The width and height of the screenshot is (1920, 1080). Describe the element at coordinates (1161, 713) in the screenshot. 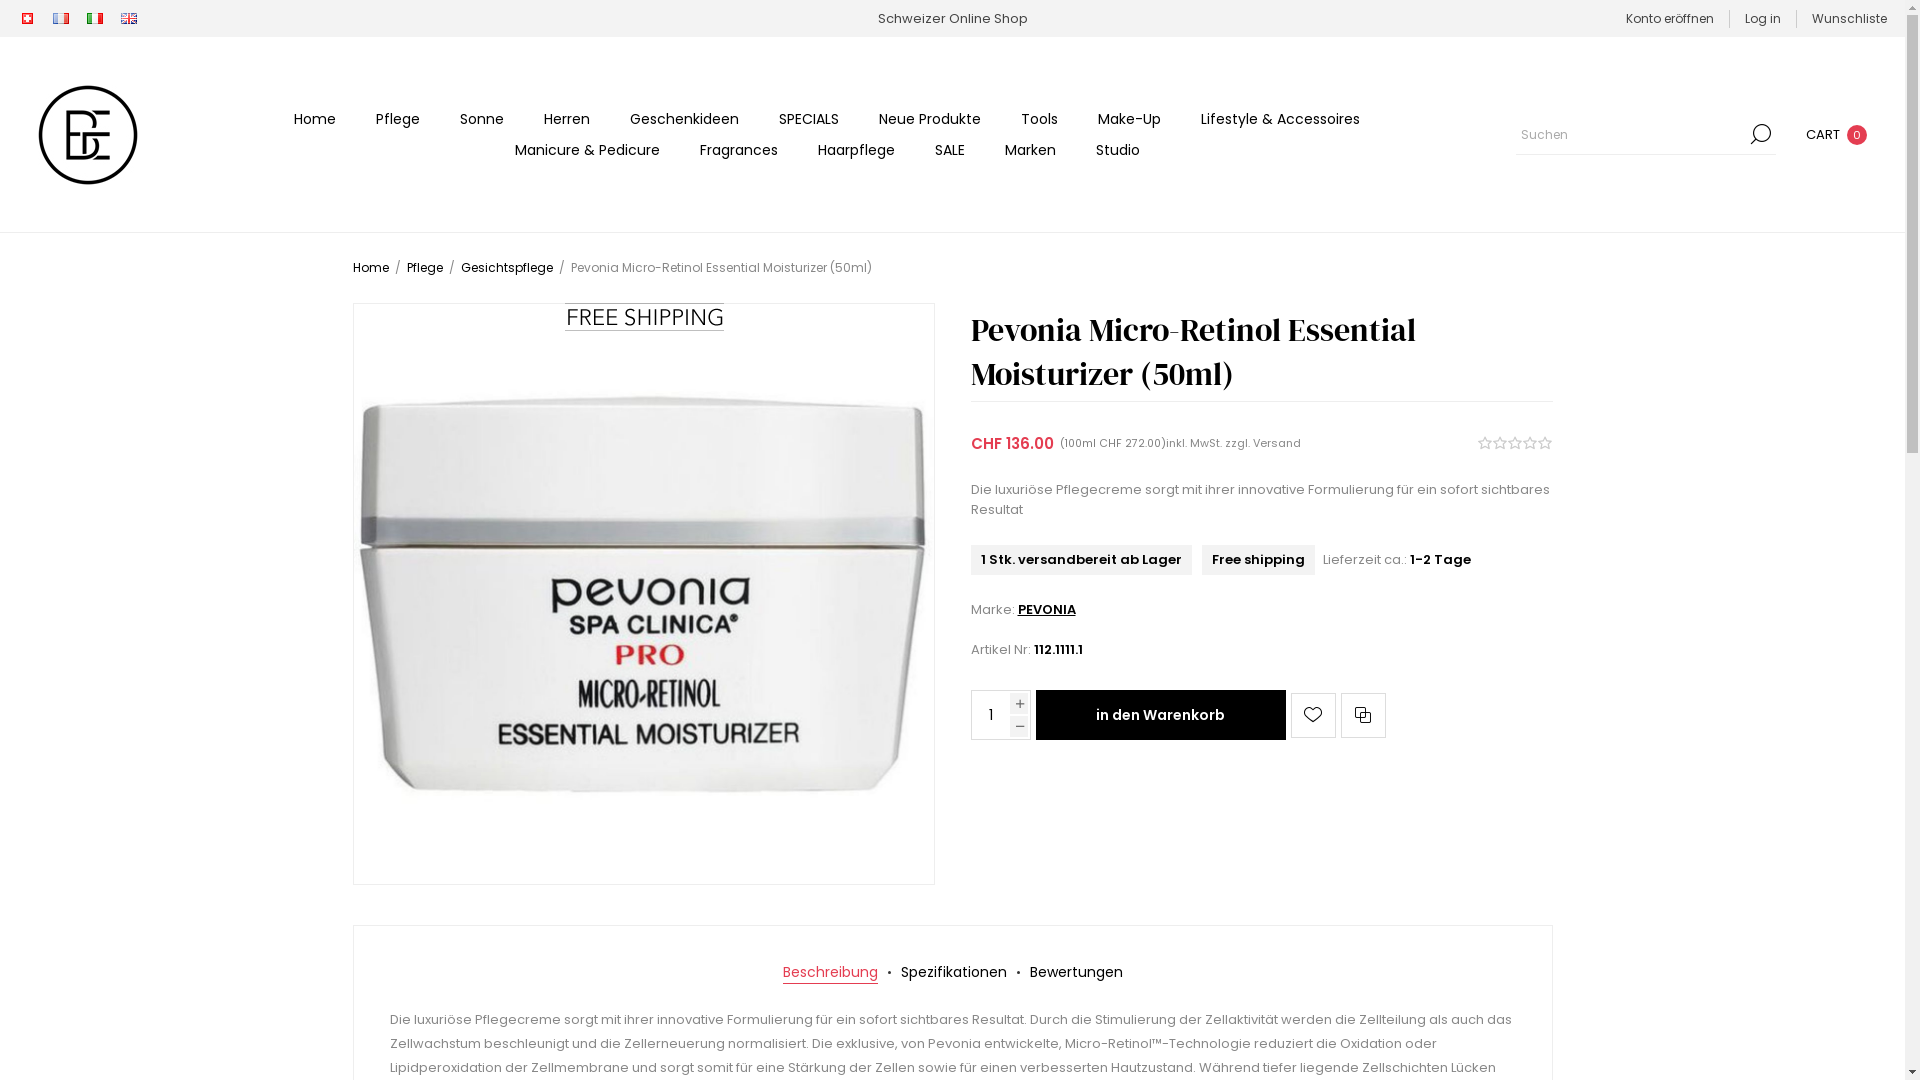

I see `'in den Warenkorb'` at that location.